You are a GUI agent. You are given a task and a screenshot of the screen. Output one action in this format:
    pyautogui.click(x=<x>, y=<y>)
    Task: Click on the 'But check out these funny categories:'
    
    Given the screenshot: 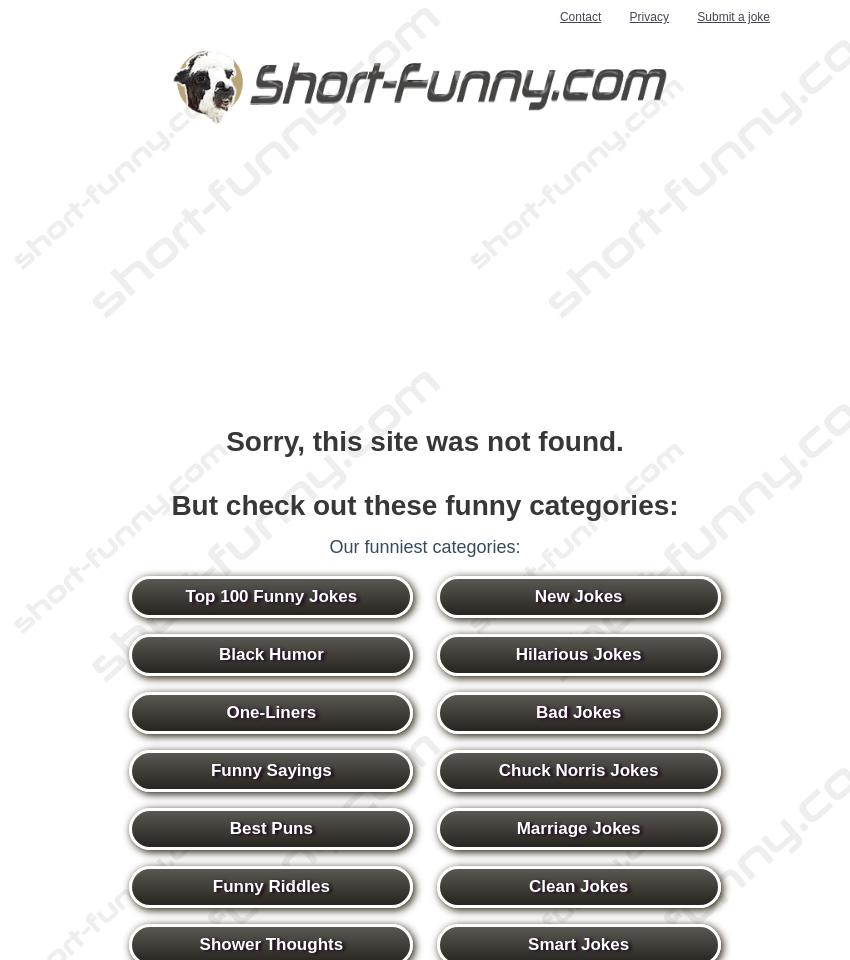 What is the action you would take?
    pyautogui.click(x=424, y=504)
    